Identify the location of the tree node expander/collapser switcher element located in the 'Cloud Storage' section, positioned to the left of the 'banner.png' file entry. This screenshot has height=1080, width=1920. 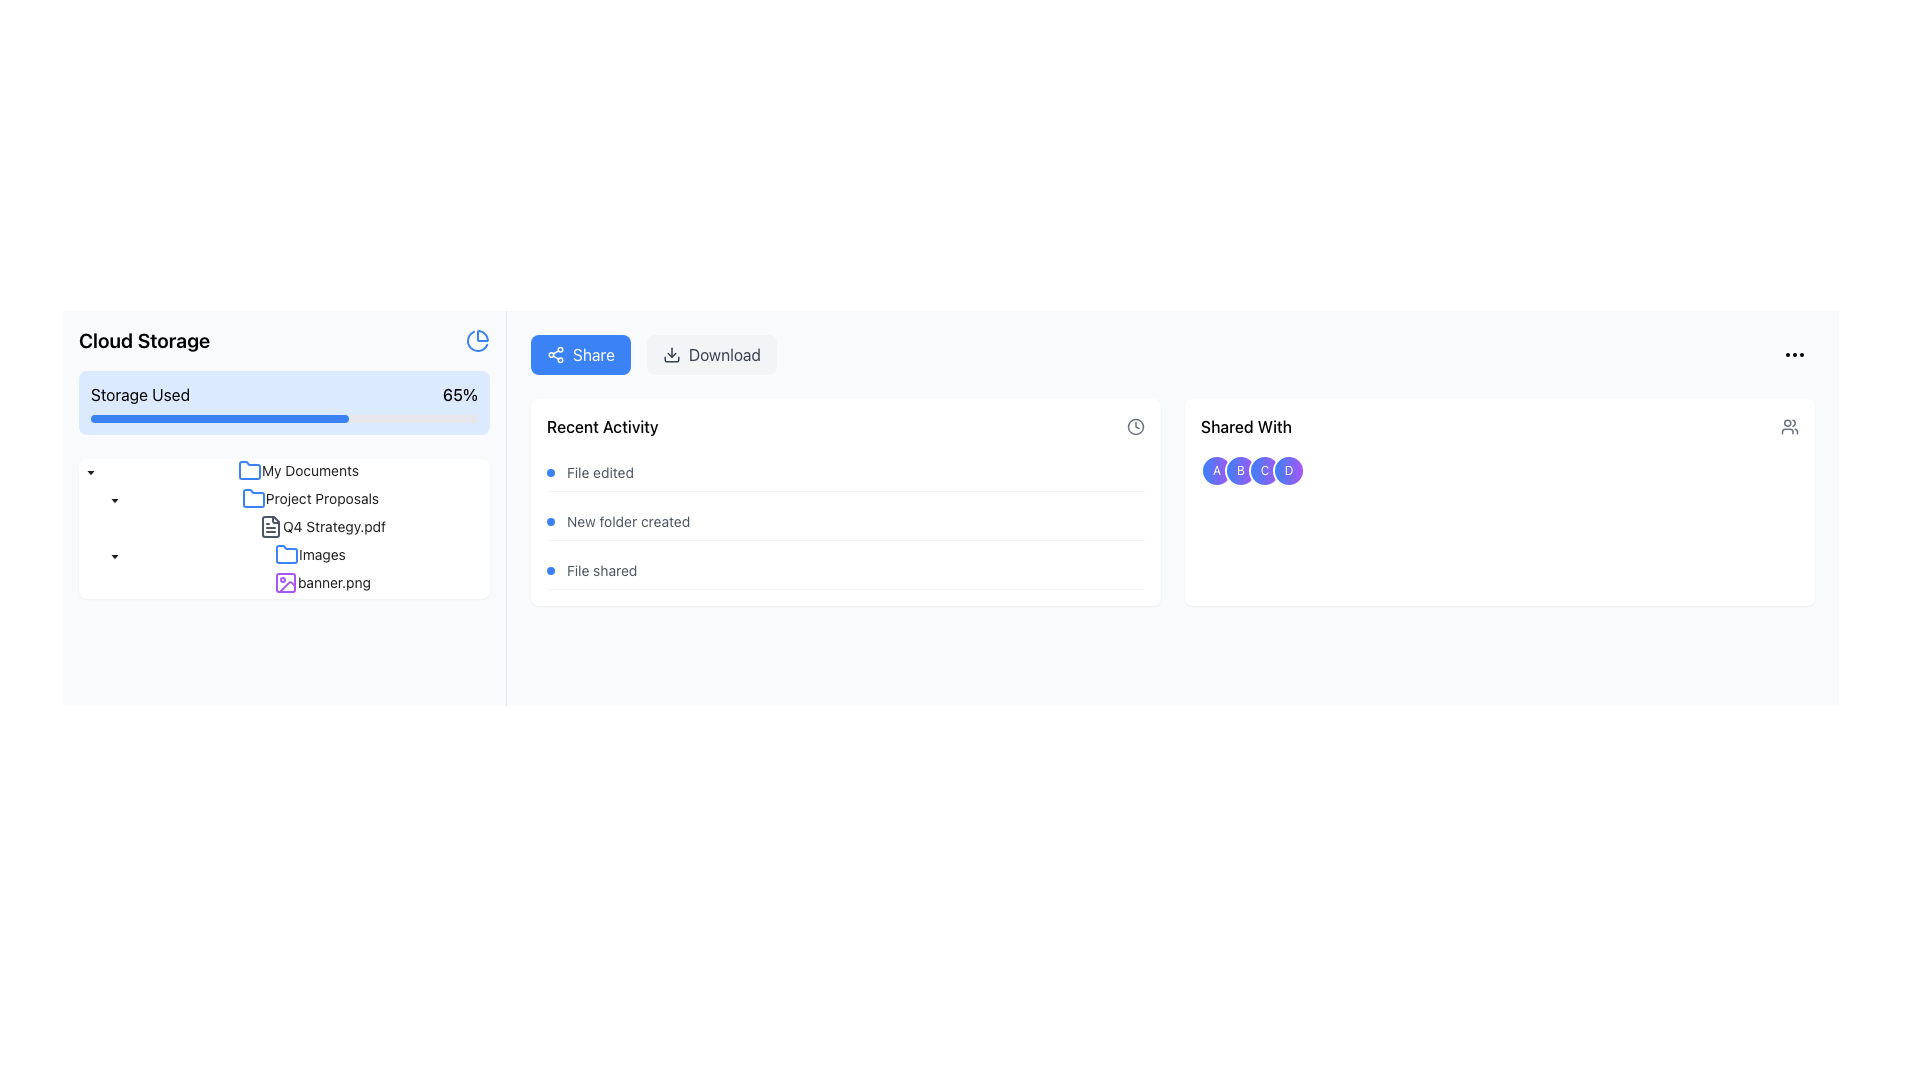
(138, 582).